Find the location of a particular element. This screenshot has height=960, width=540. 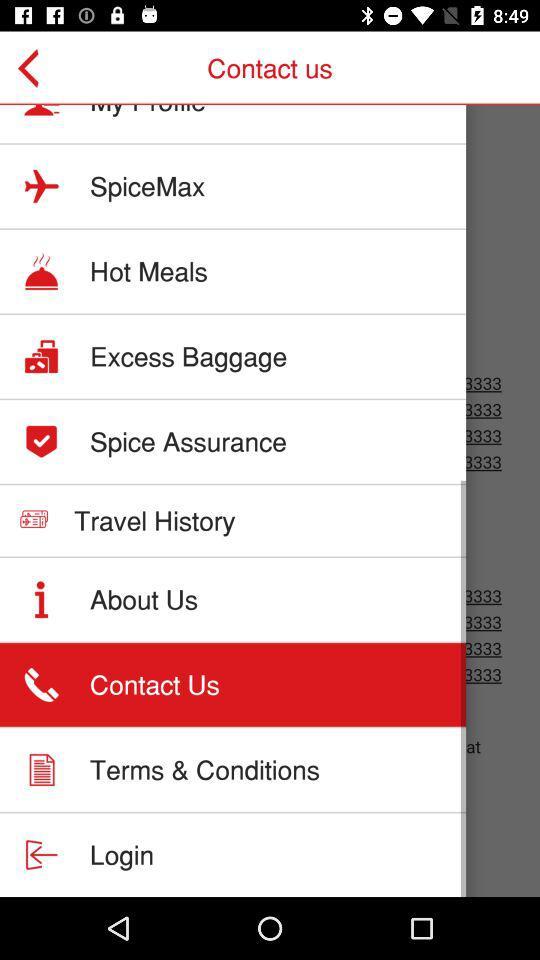

the item below the hot meals icon is located at coordinates (188, 356).